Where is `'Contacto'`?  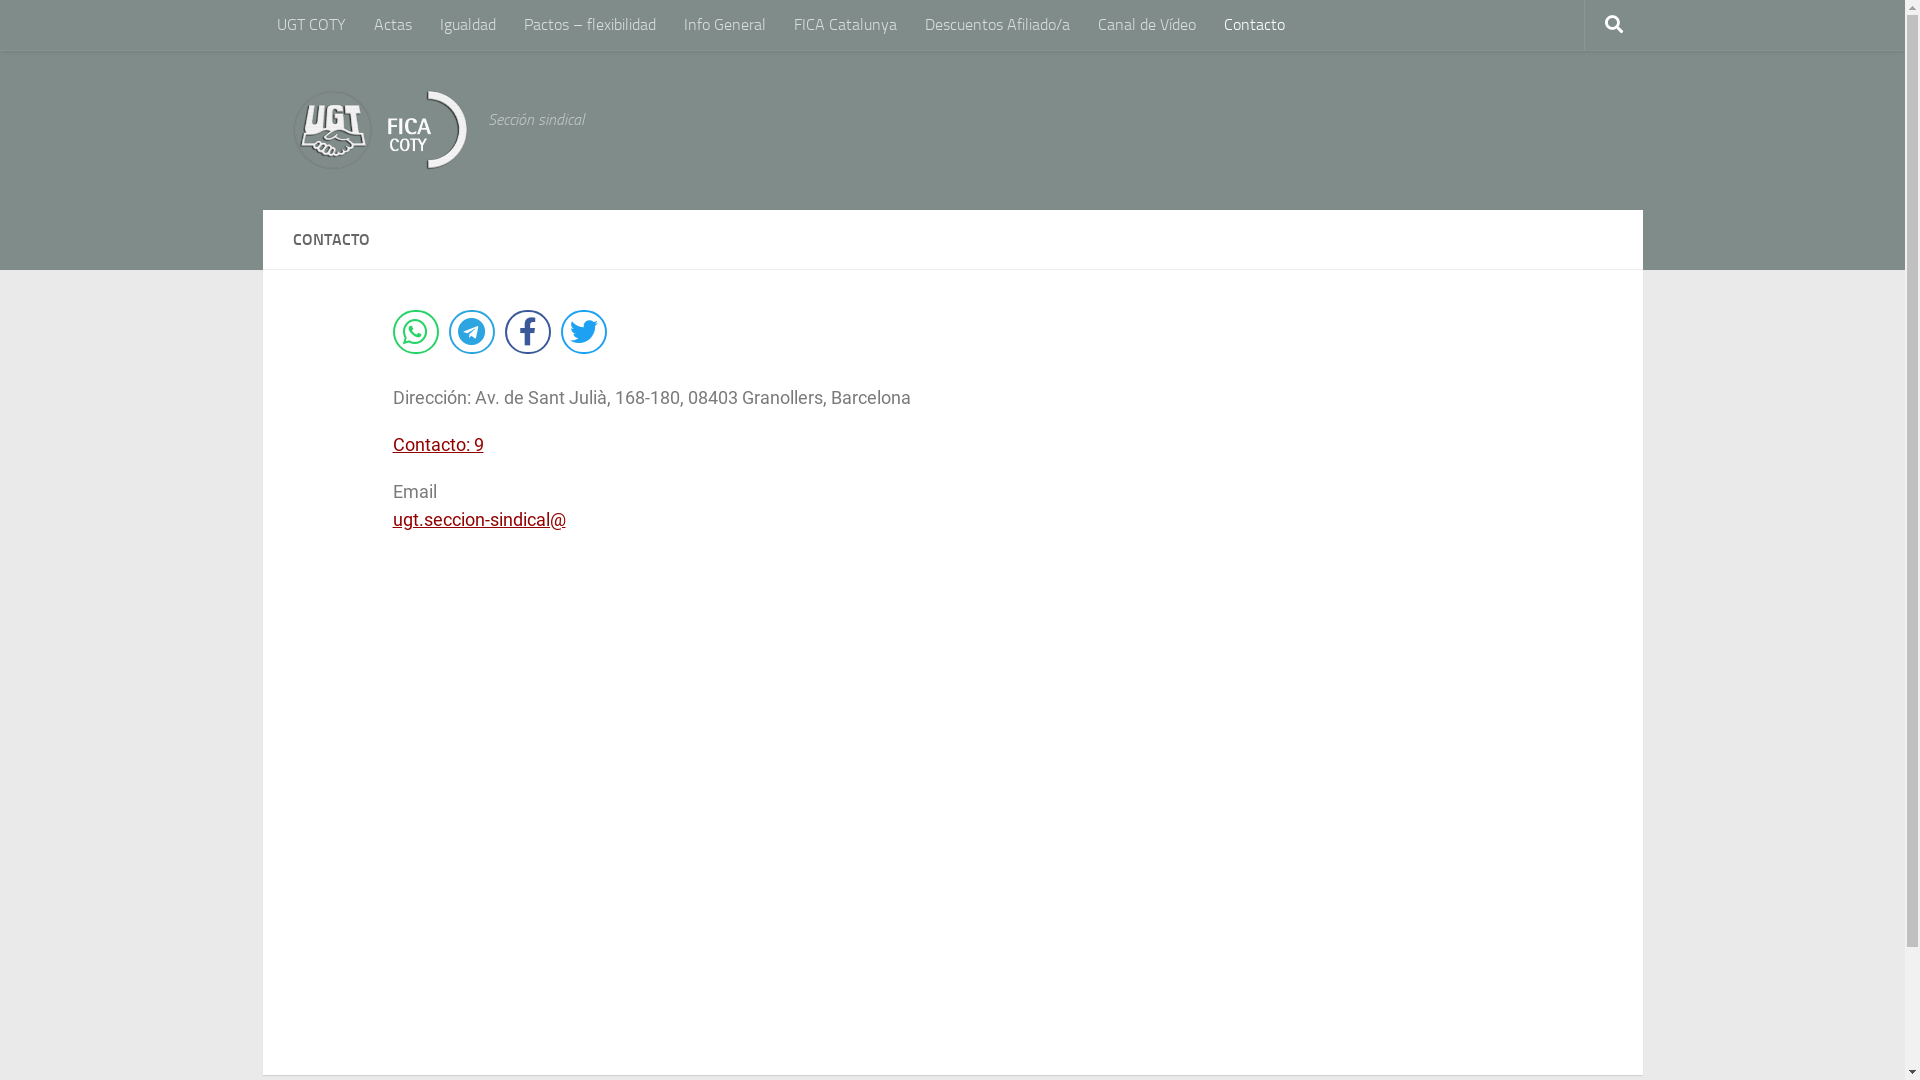
'Contacto' is located at coordinates (1253, 24).